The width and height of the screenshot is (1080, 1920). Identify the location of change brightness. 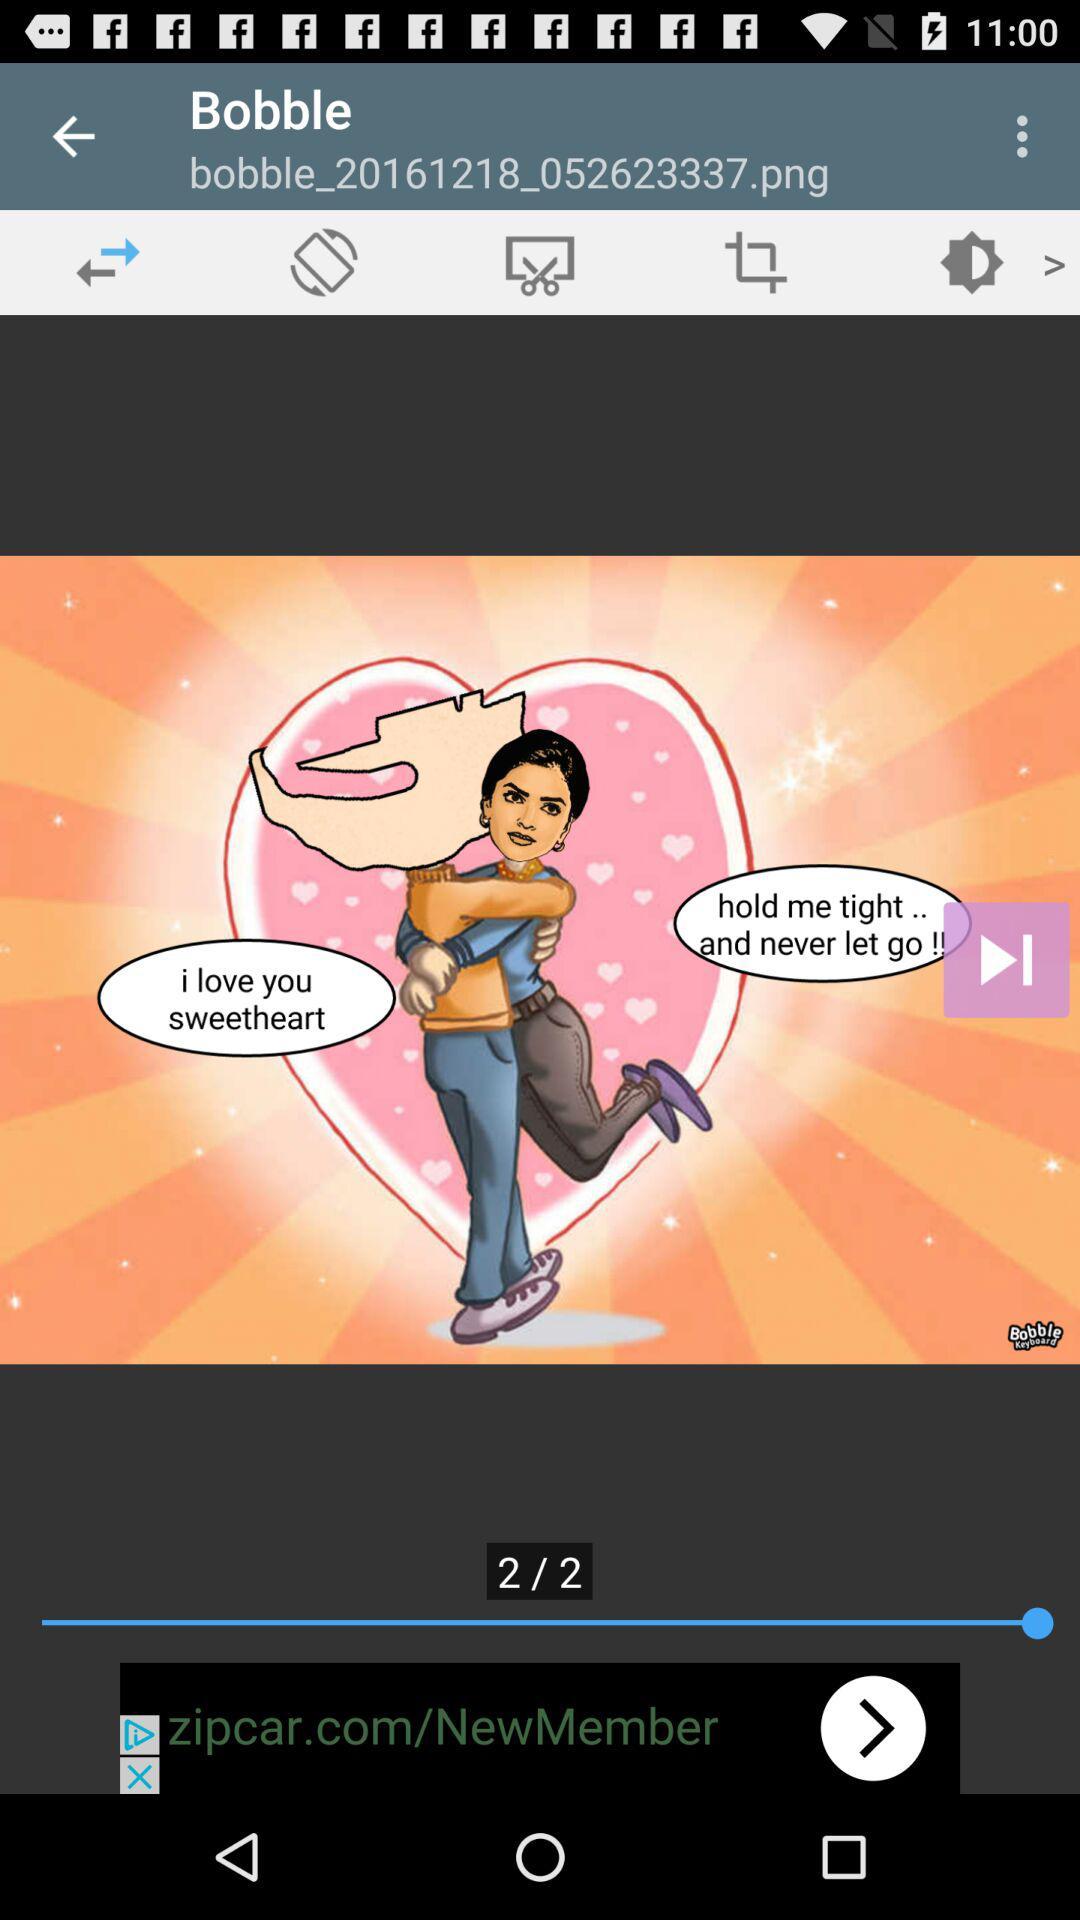
(971, 261).